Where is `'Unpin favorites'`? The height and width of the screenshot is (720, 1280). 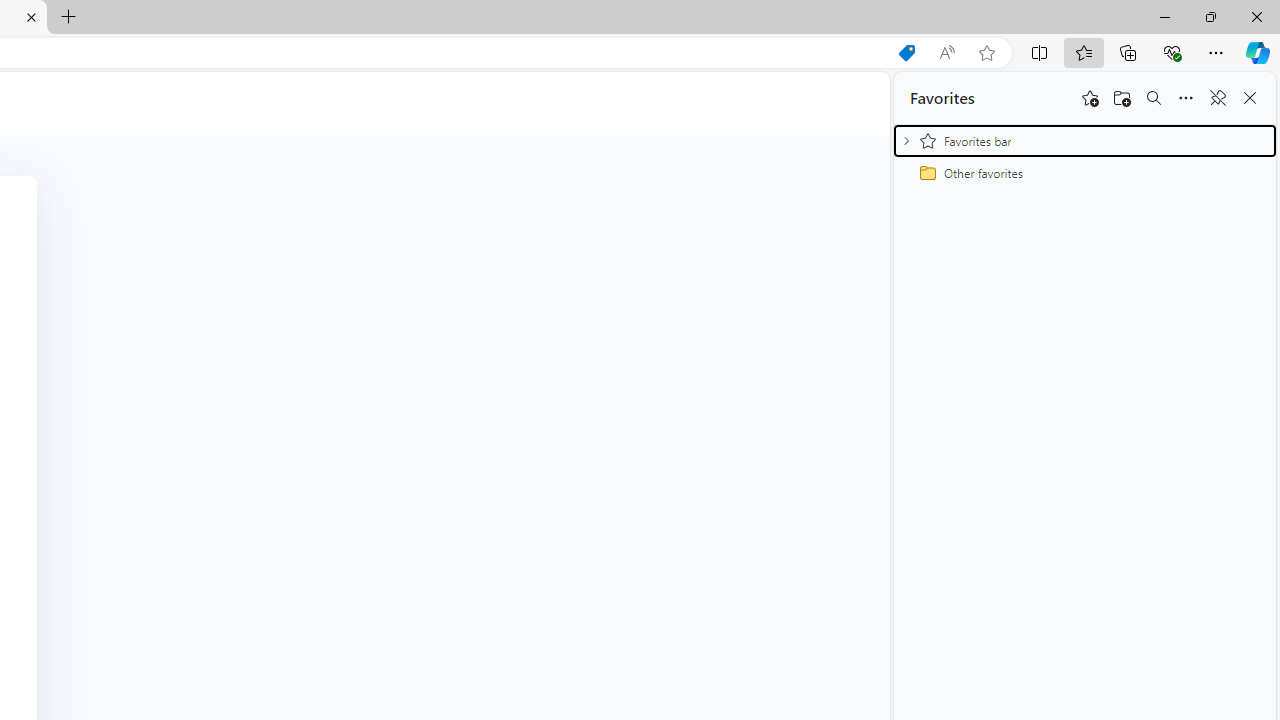 'Unpin favorites' is located at coordinates (1216, 98).